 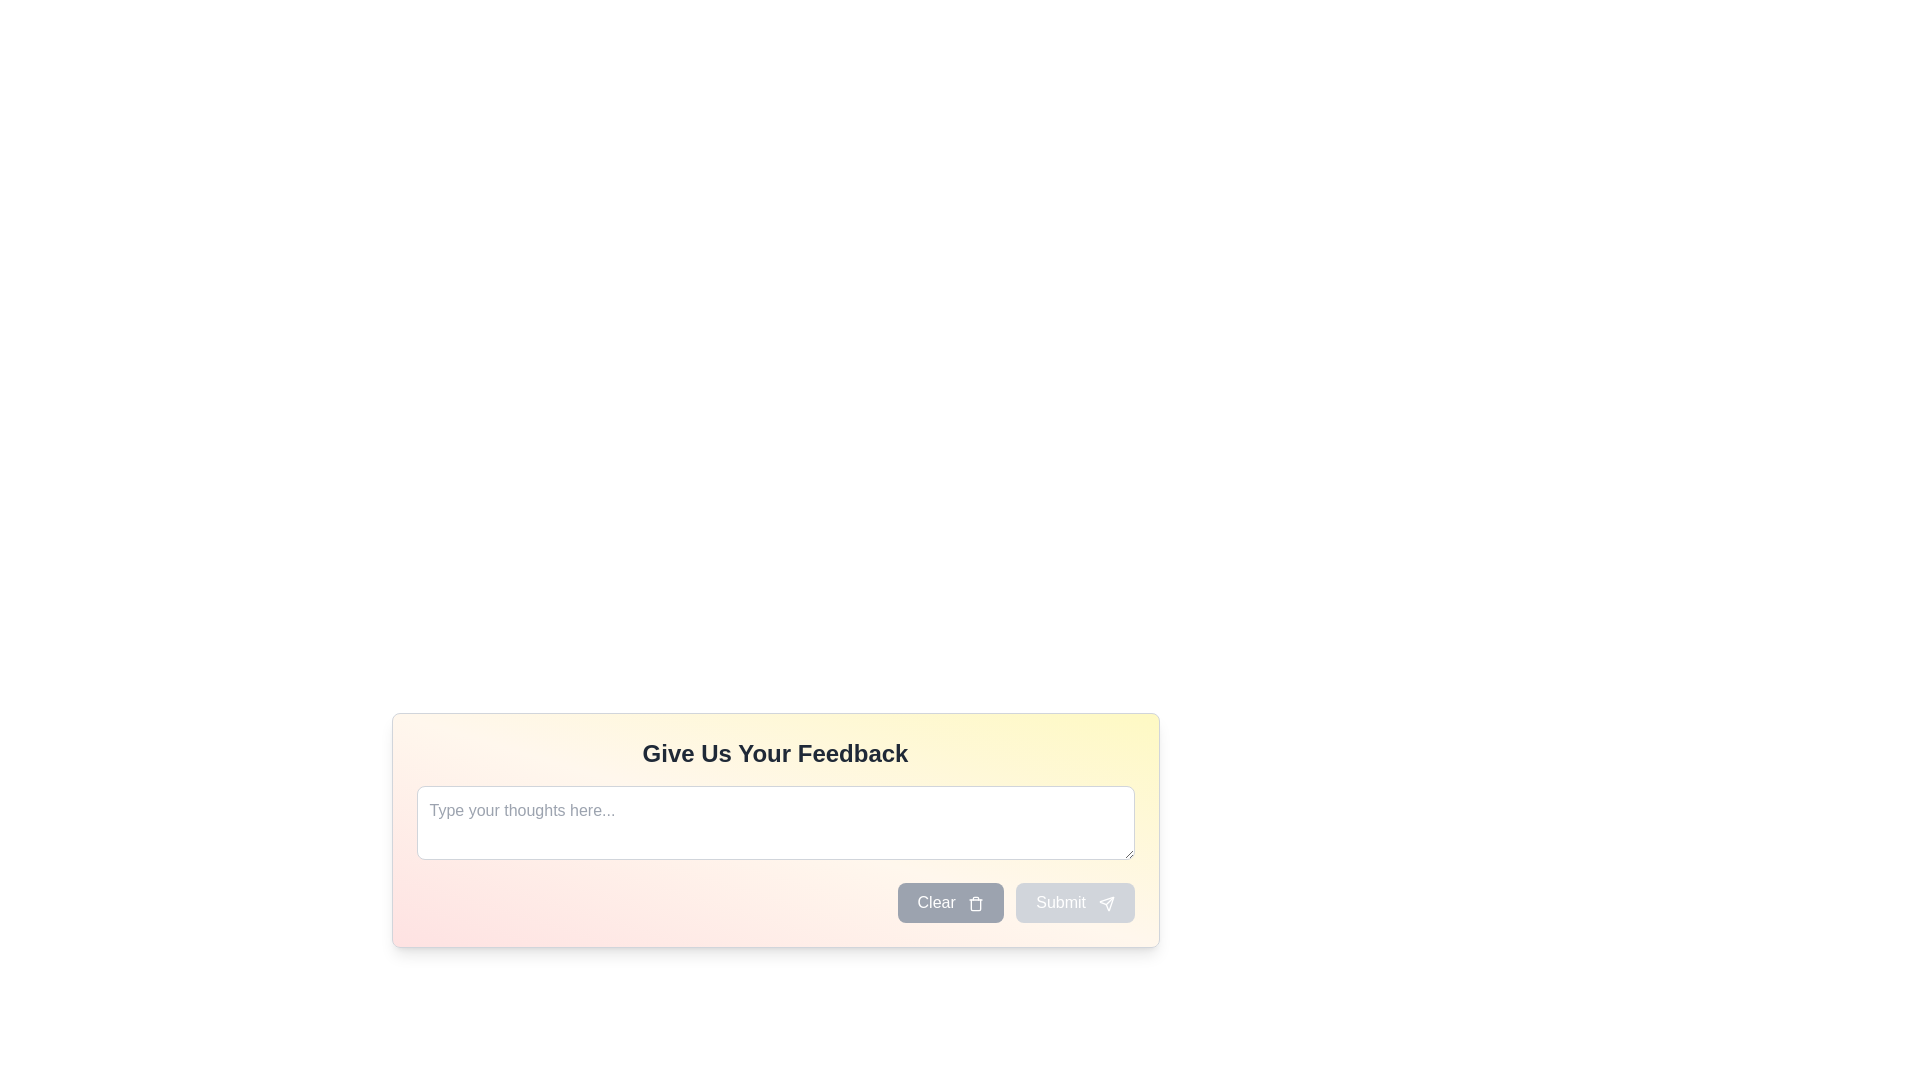 What do you see at coordinates (774, 753) in the screenshot?
I see `the header text of the feedback form, which is centrally aligned at the top of the card layout with a soft gradient background and rounded corners` at bounding box center [774, 753].